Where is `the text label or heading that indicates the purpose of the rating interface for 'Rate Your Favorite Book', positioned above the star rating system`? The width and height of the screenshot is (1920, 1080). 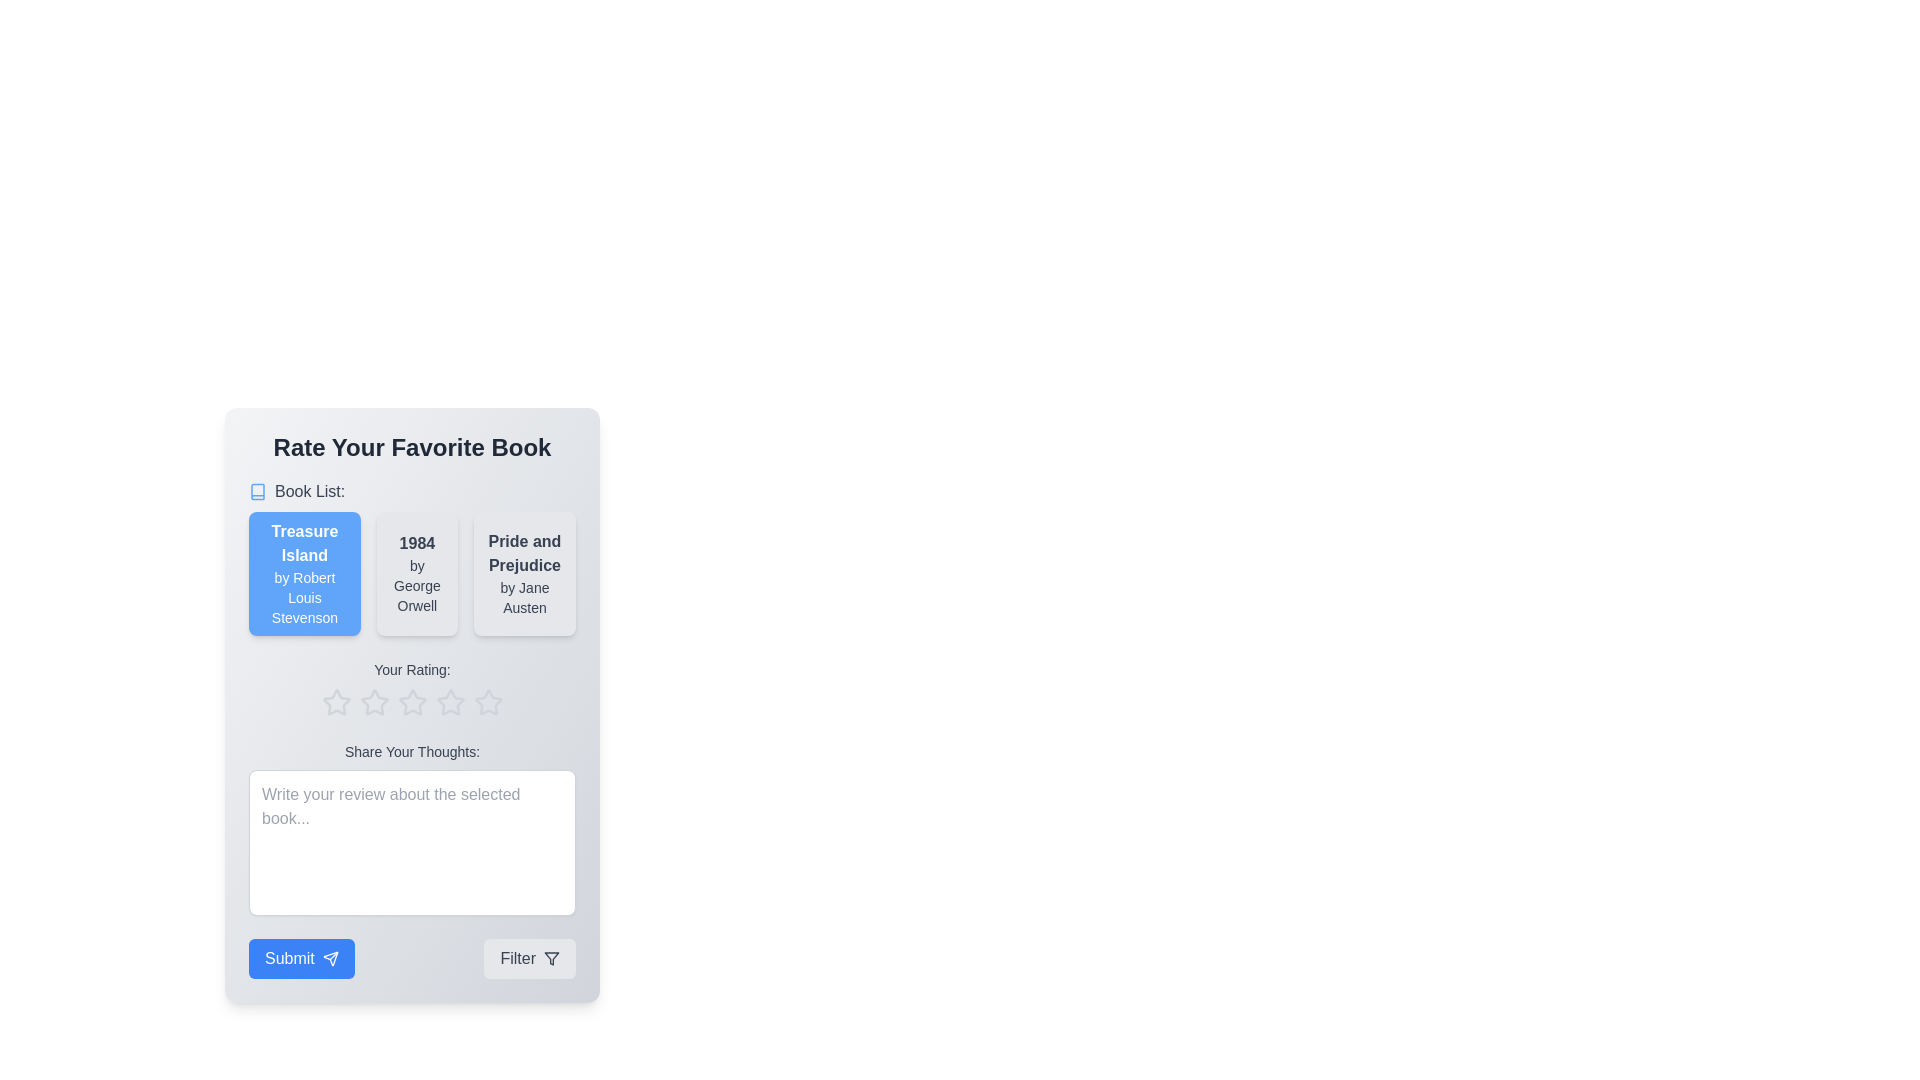
the text label or heading that indicates the purpose of the rating interface for 'Rate Your Favorite Book', positioned above the star rating system is located at coordinates (411, 670).